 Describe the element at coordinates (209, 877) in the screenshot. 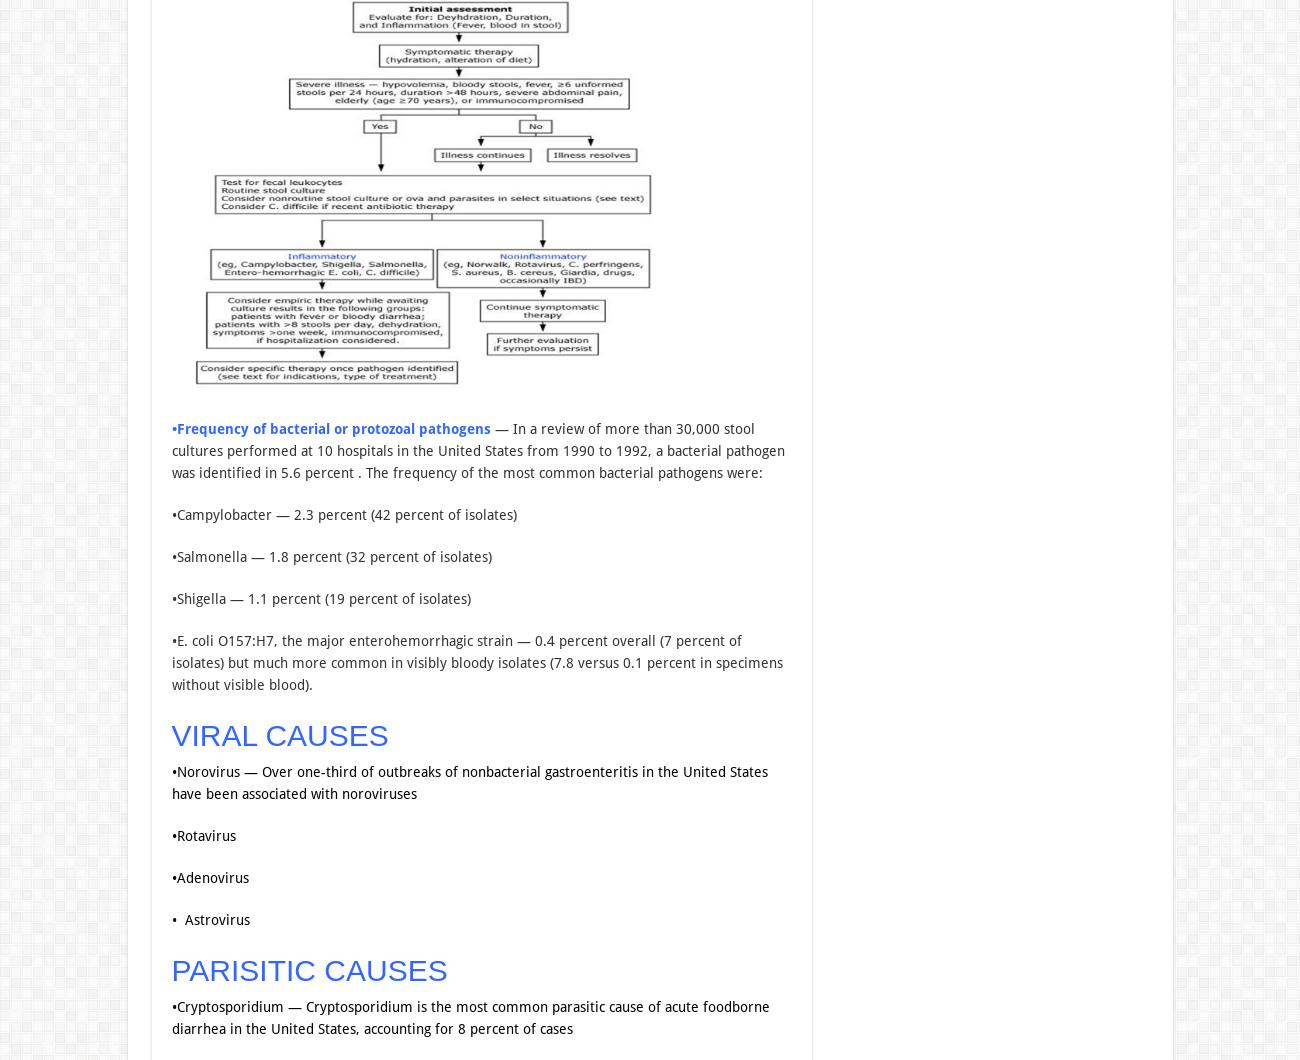

I see `'•Adenovirus'` at that location.